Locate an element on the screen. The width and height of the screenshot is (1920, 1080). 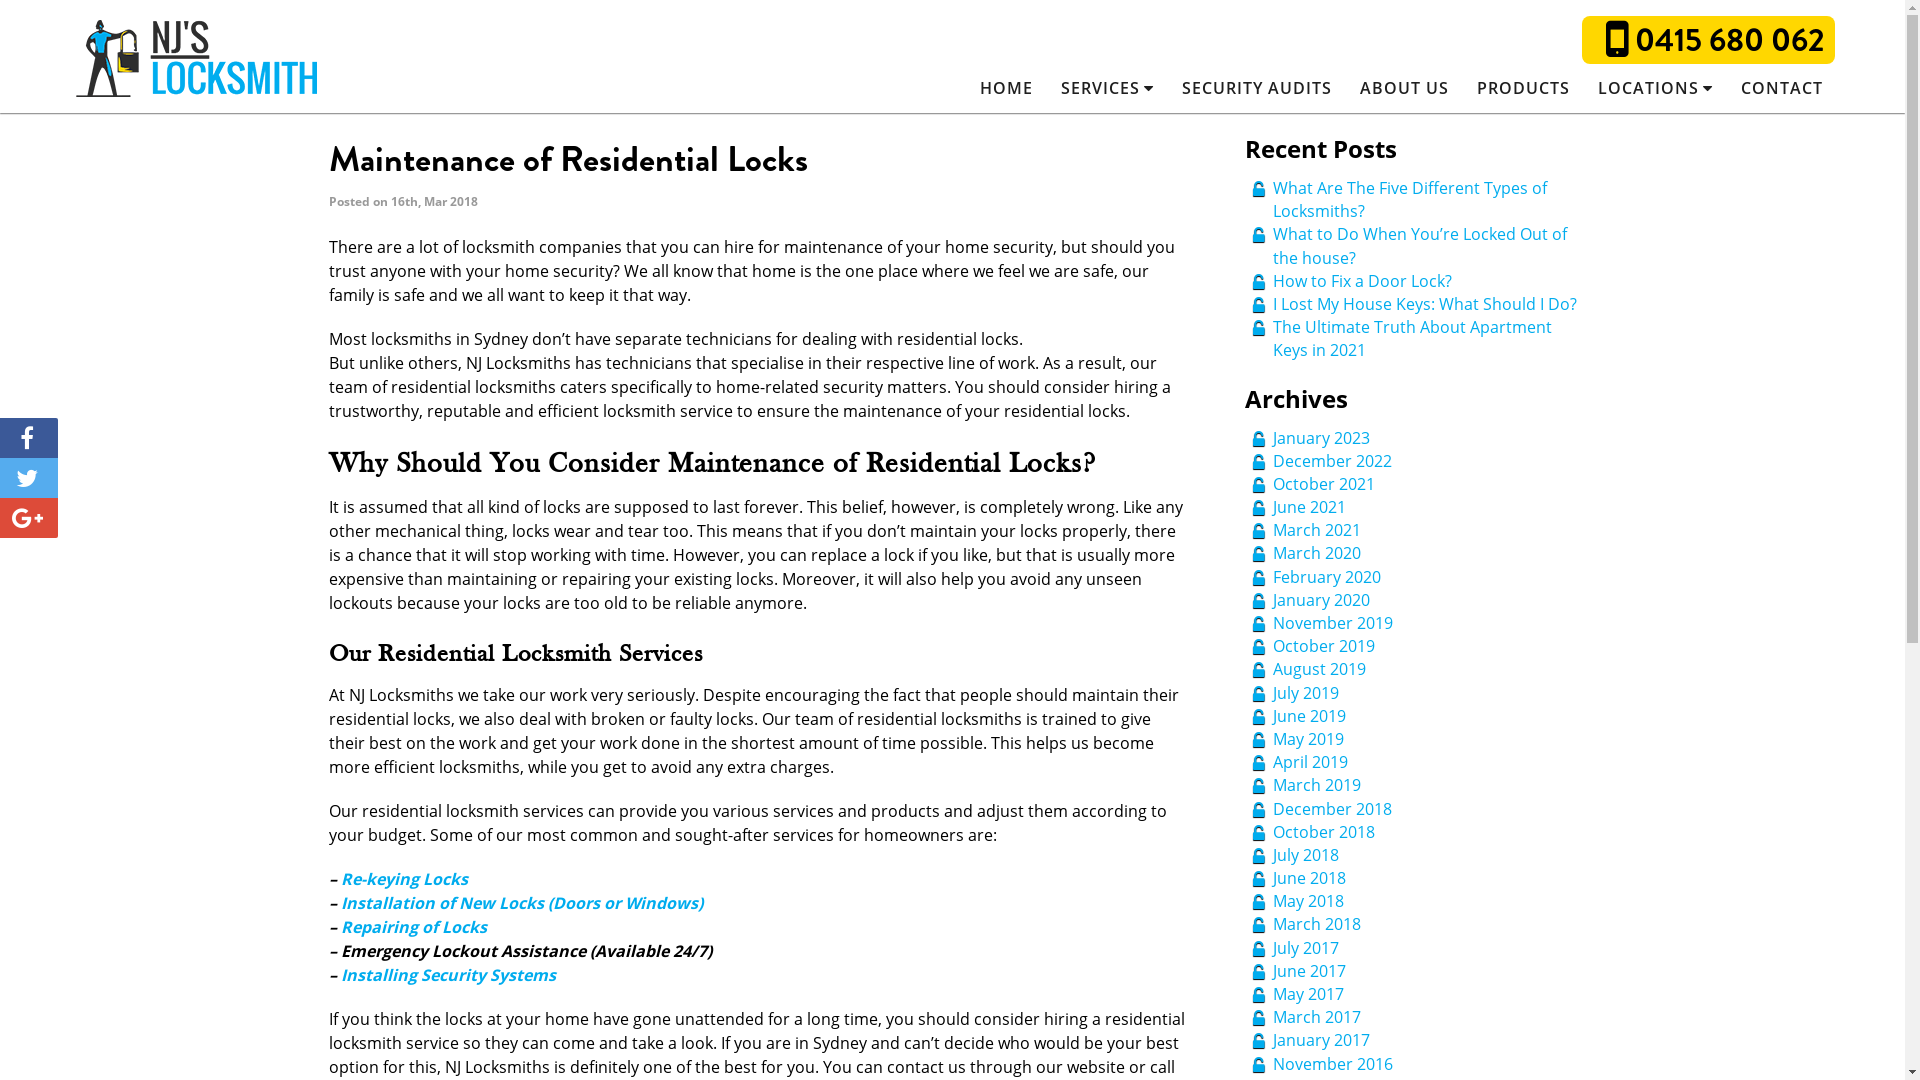
'March 2021' is located at coordinates (1315, 528).